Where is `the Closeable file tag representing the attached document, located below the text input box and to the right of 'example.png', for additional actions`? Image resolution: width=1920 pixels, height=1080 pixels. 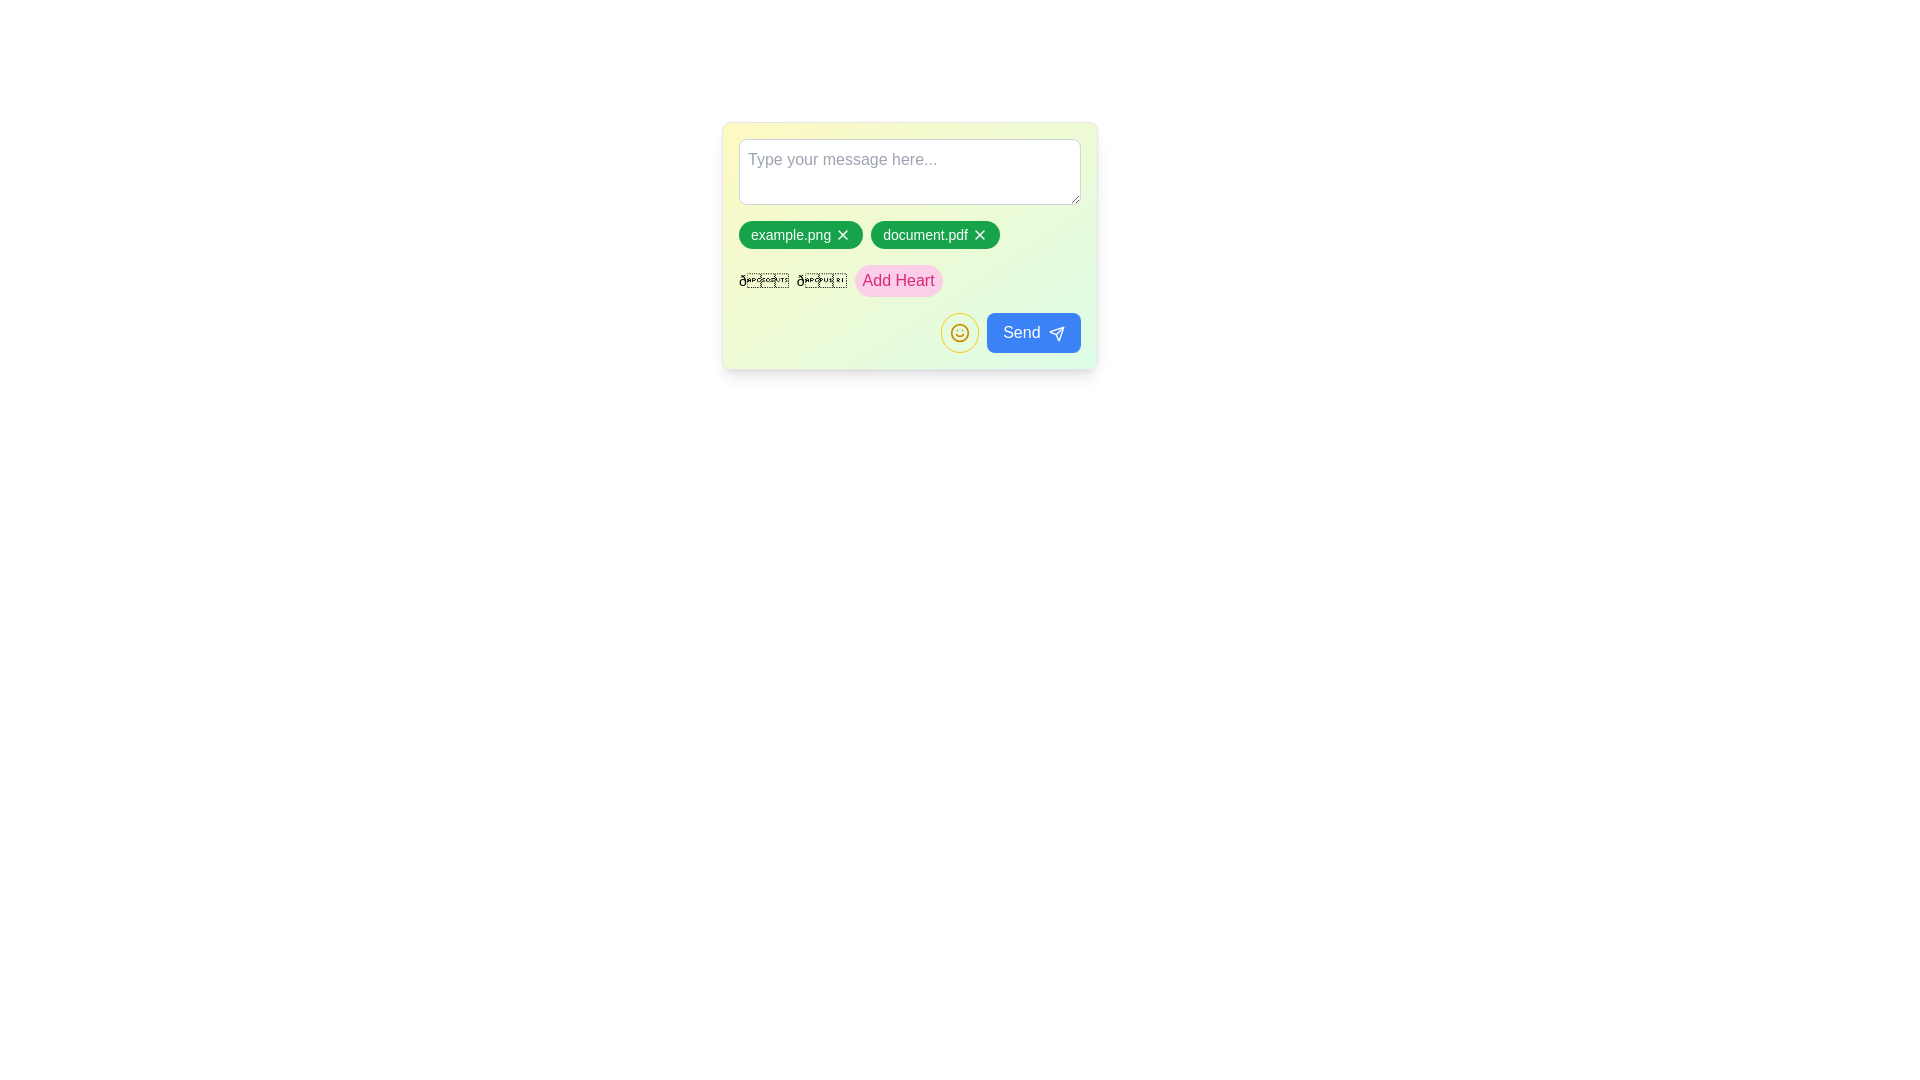 the Closeable file tag representing the attached document, located below the text input box and to the right of 'example.png', for additional actions is located at coordinates (909, 245).